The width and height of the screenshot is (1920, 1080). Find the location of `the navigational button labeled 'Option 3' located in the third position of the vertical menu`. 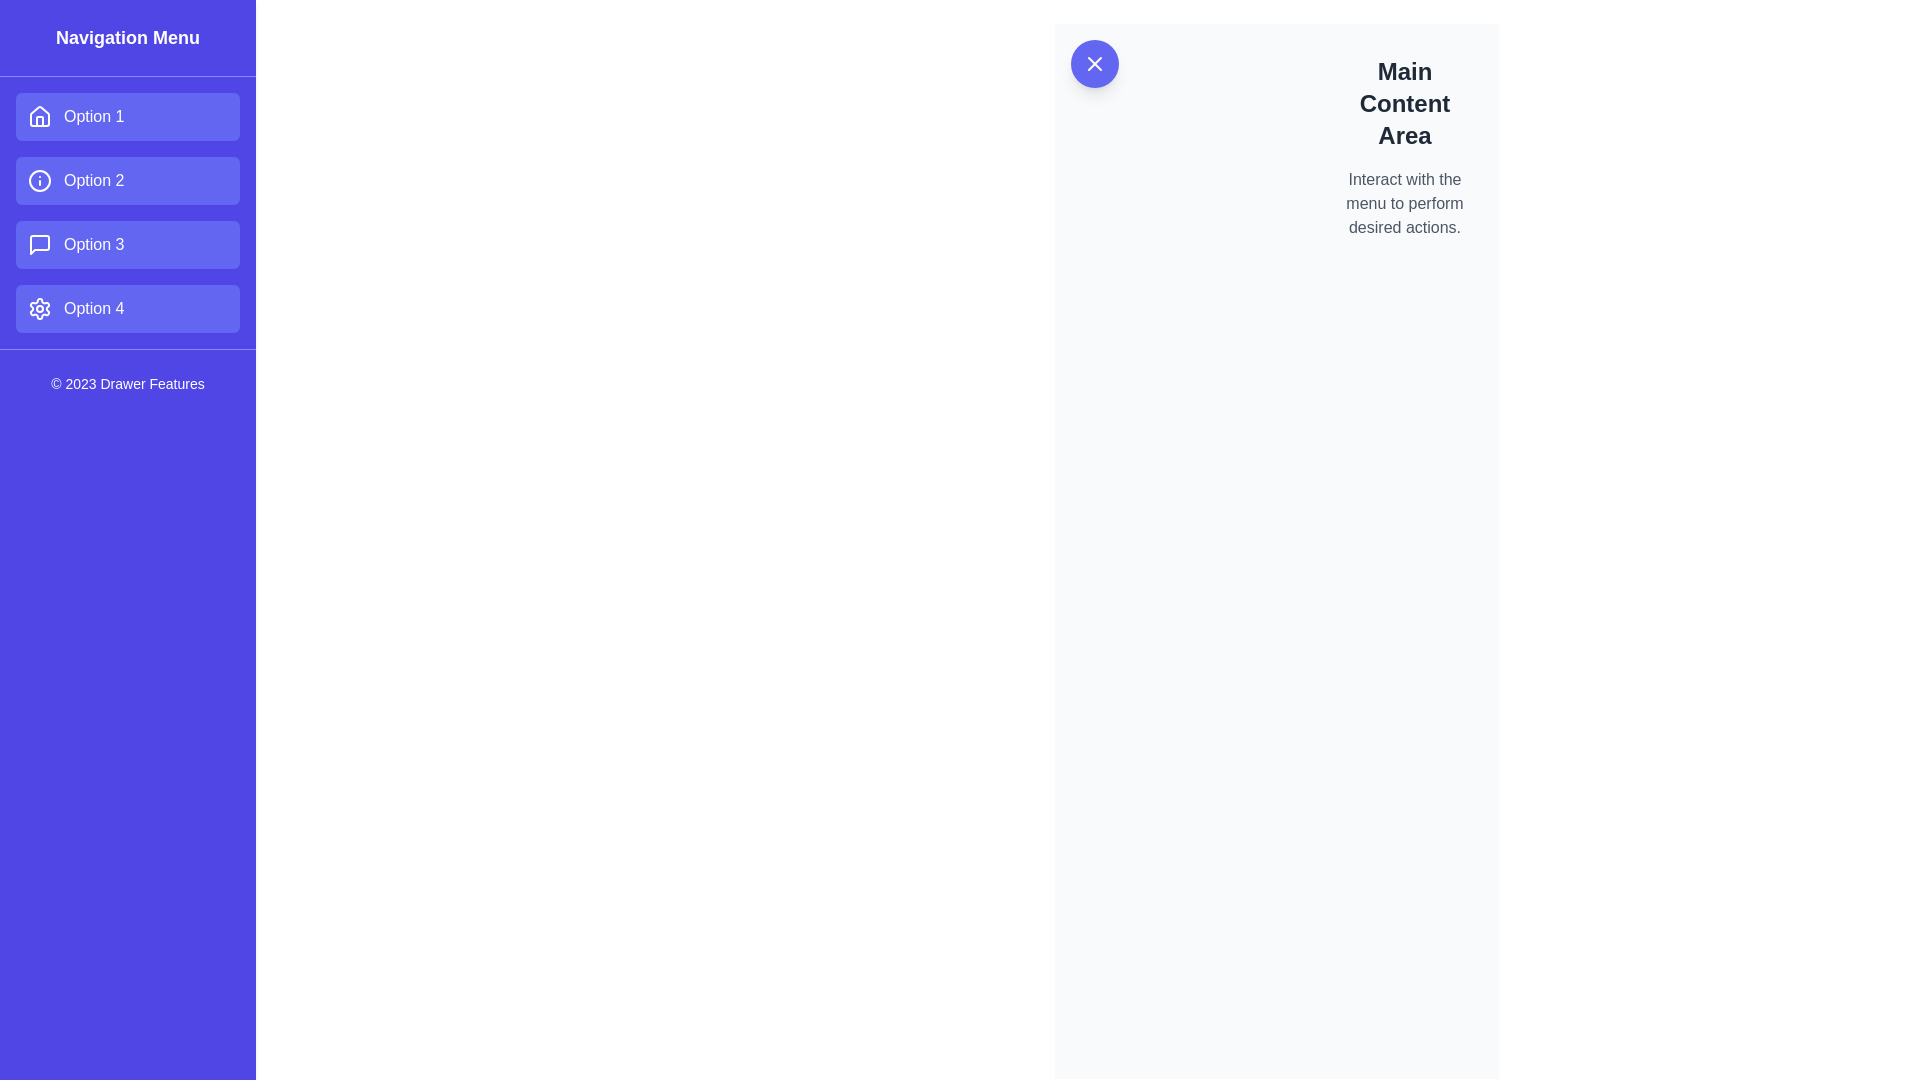

the navigational button labeled 'Option 3' located in the third position of the vertical menu is located at coordinates (127, 244).